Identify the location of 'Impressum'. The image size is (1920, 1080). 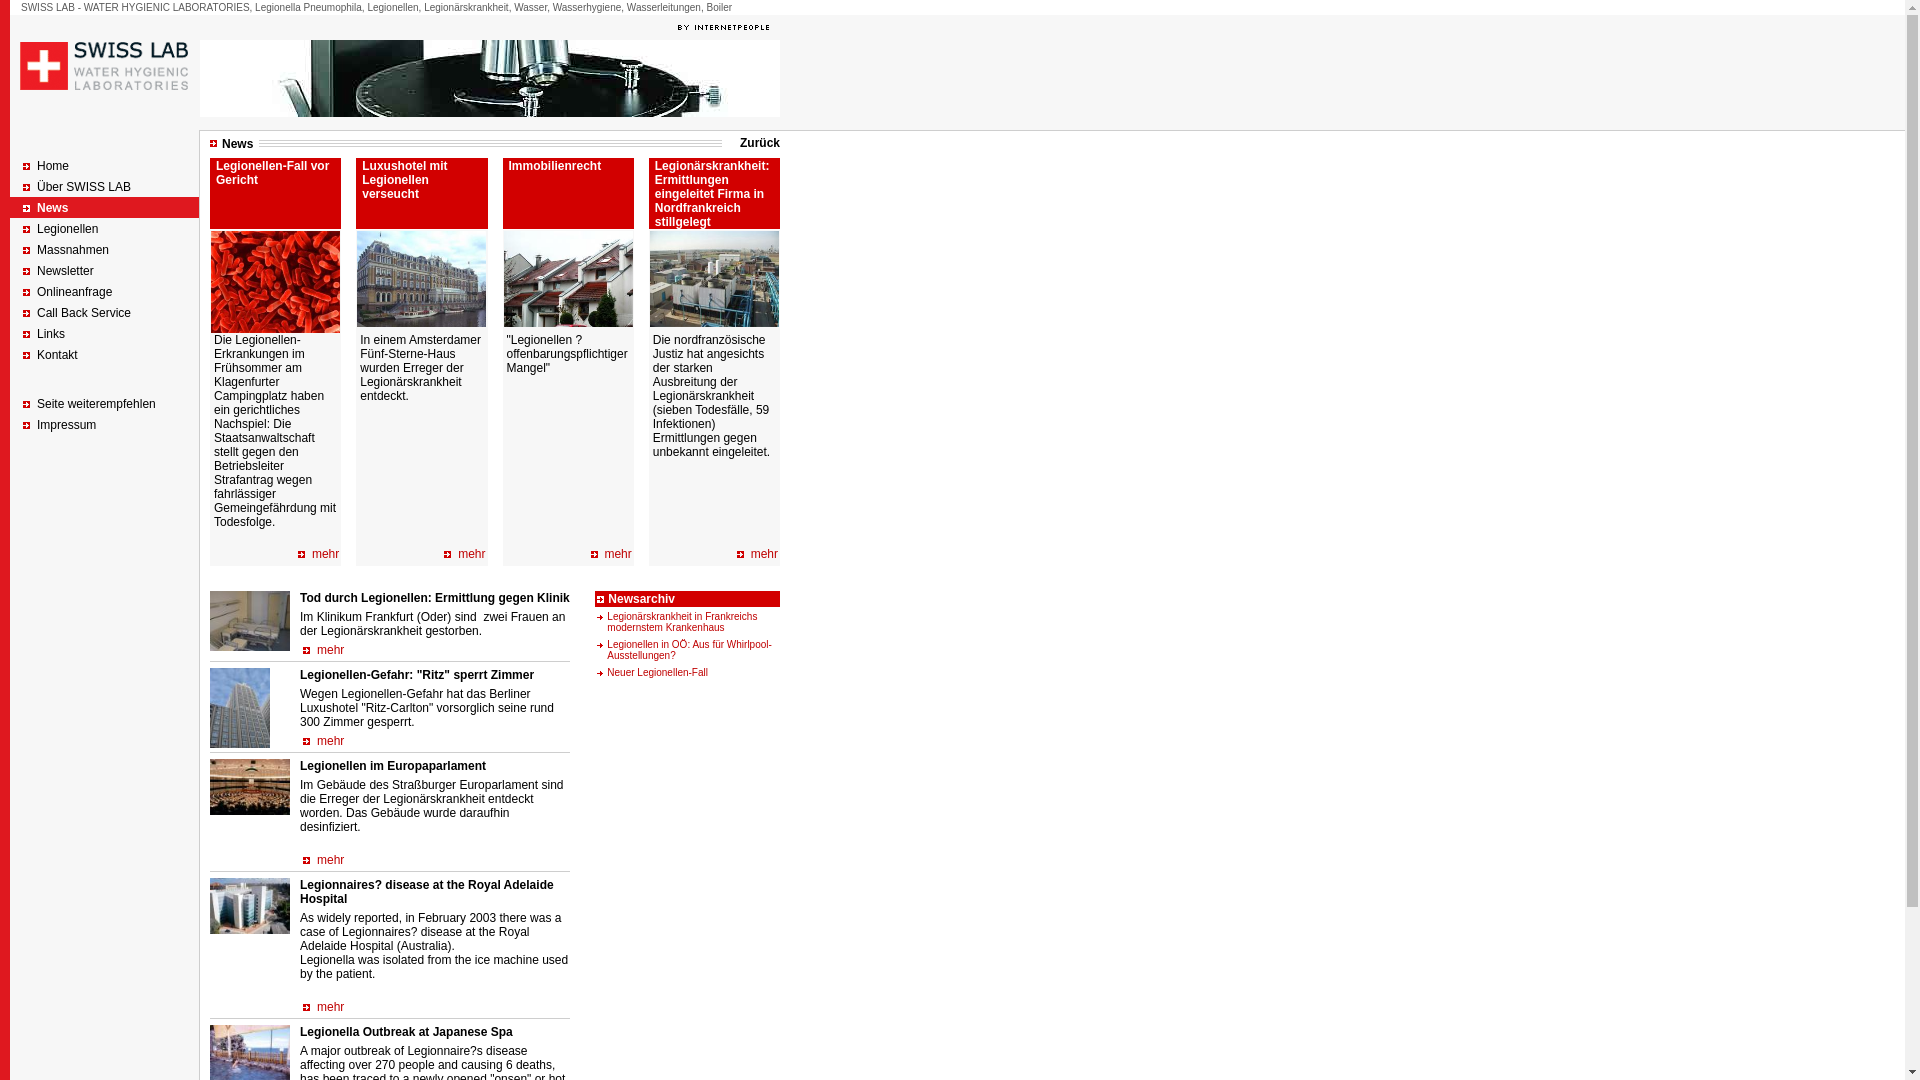
(66, 423).